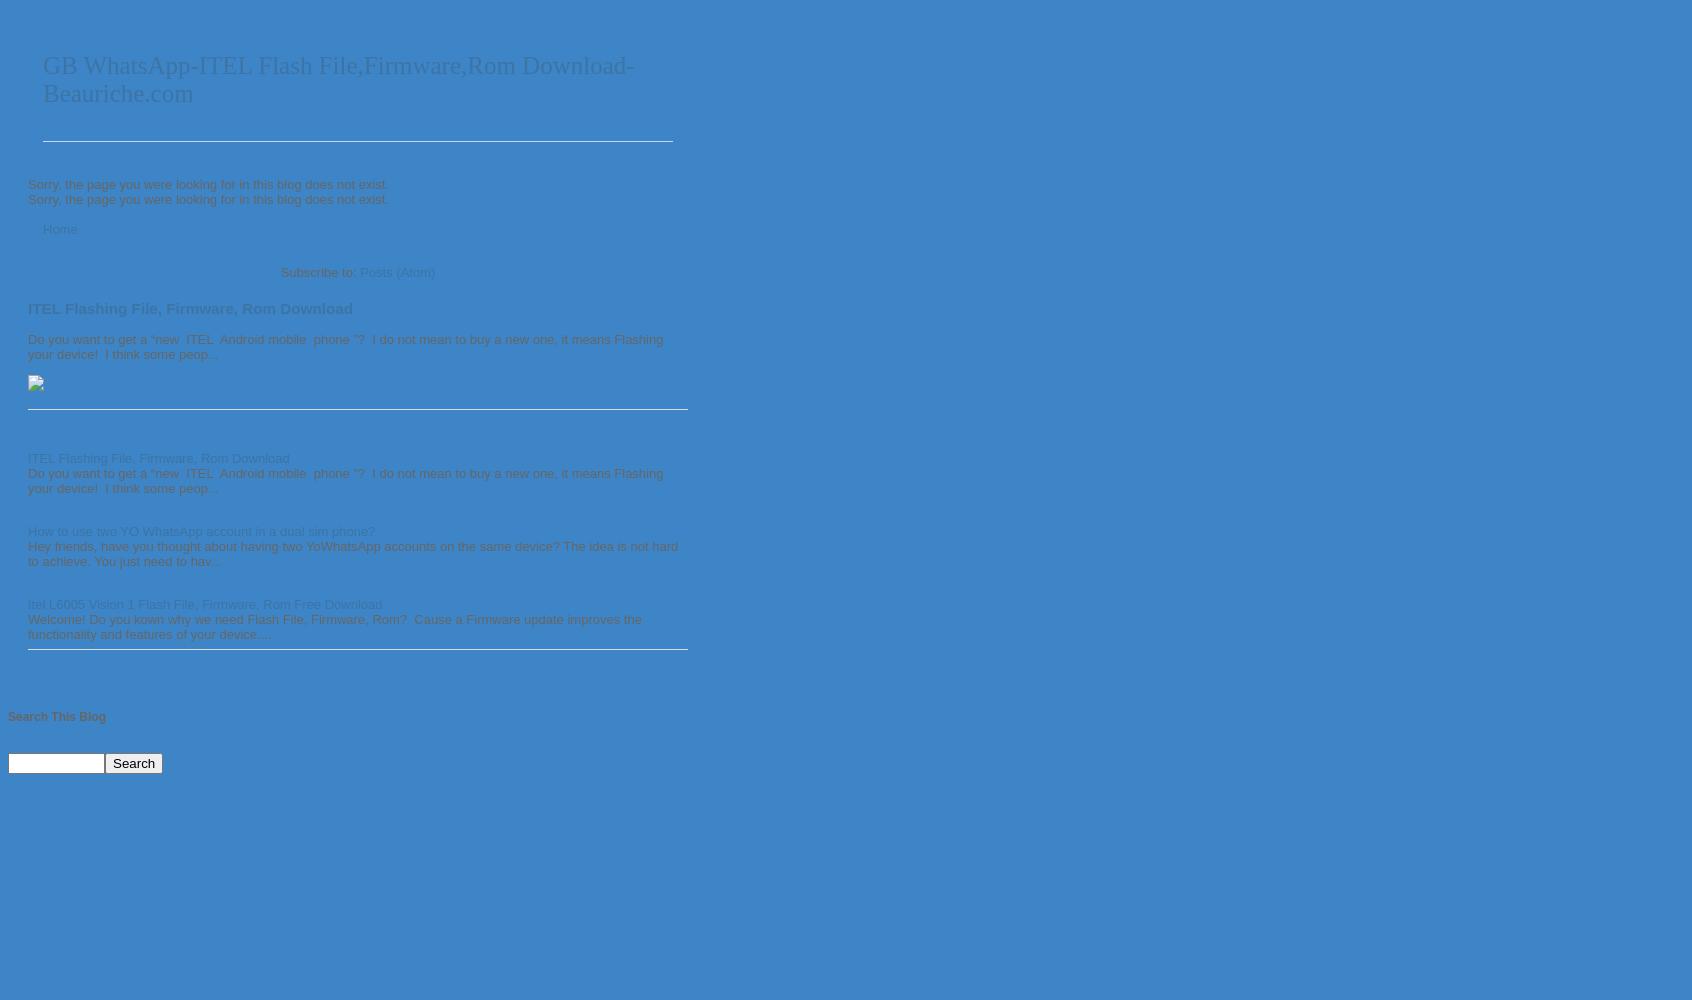 Image resolution: width=1692 pixels, height=1000 pixels. I want to click on 'Home', so click(59, 227).